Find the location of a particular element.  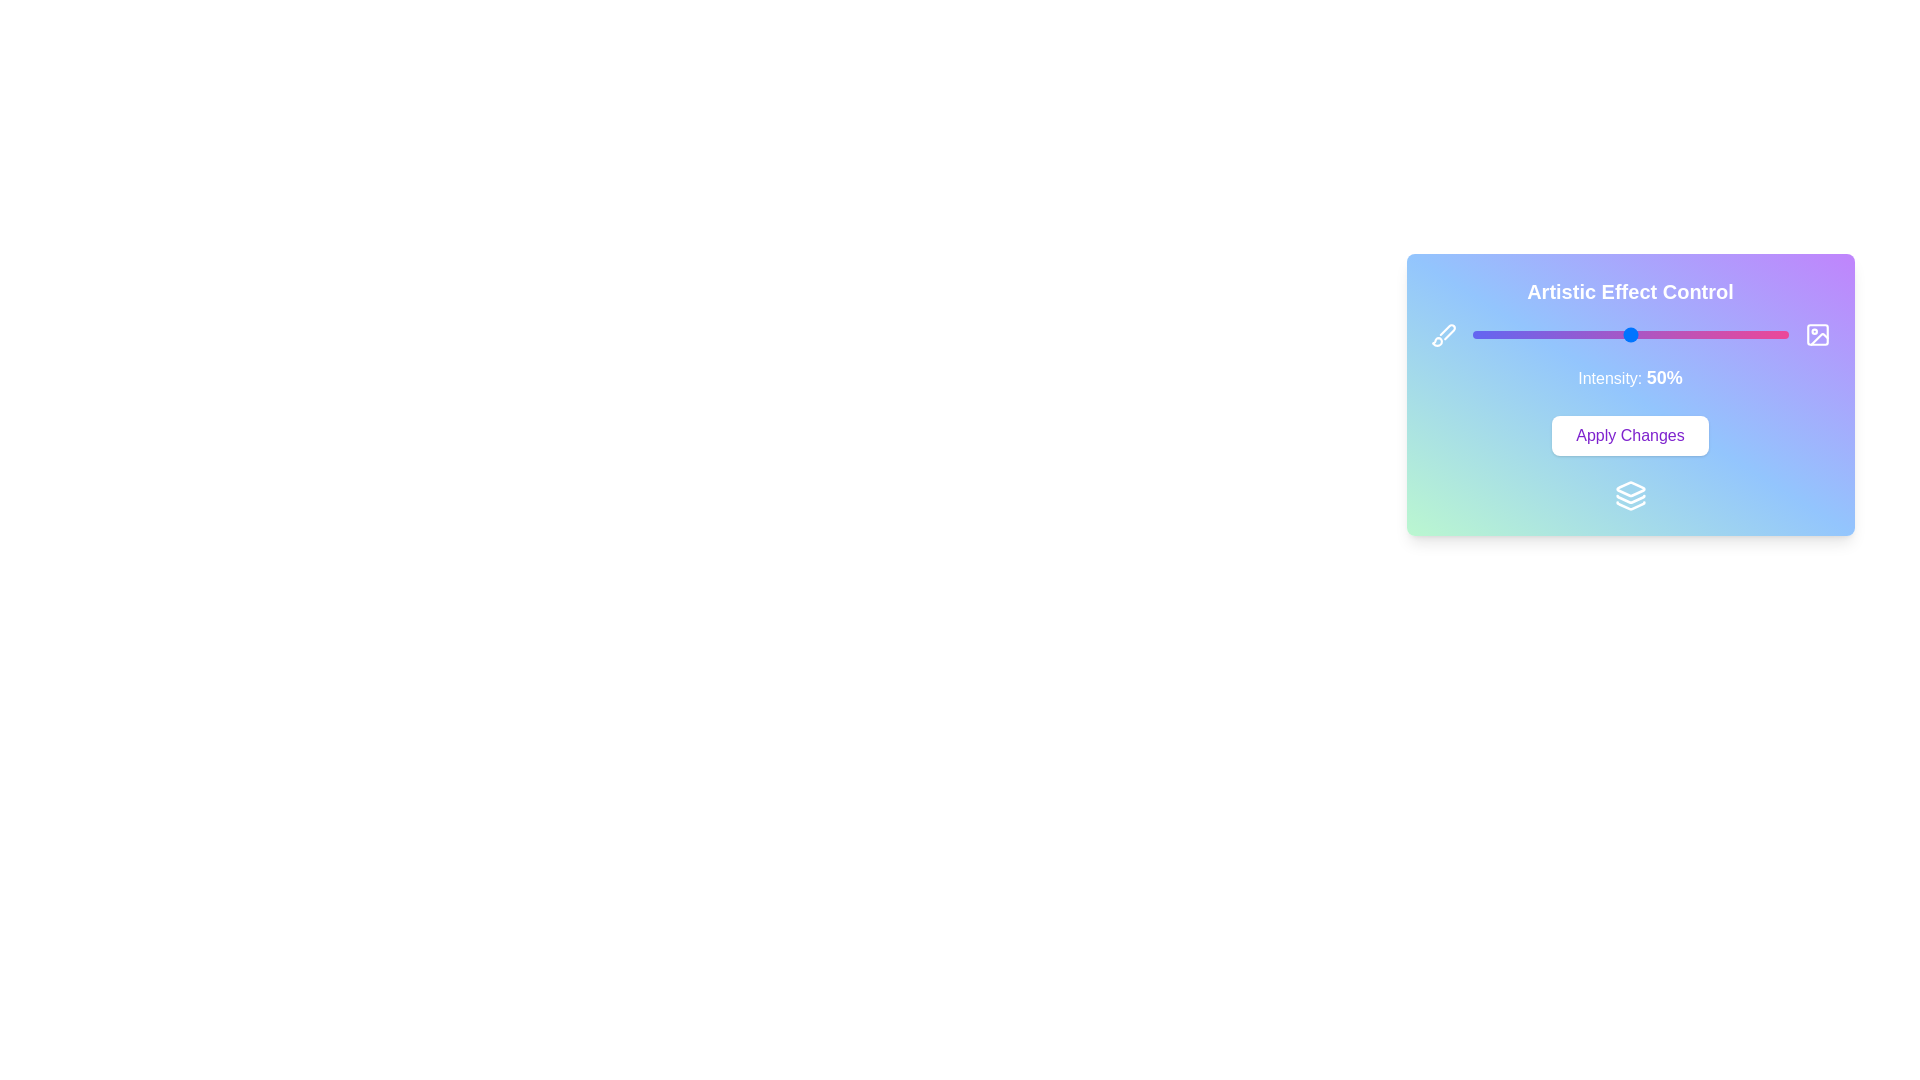

the slider to set the intensity to 76% is located at coordinates (1711, 334).